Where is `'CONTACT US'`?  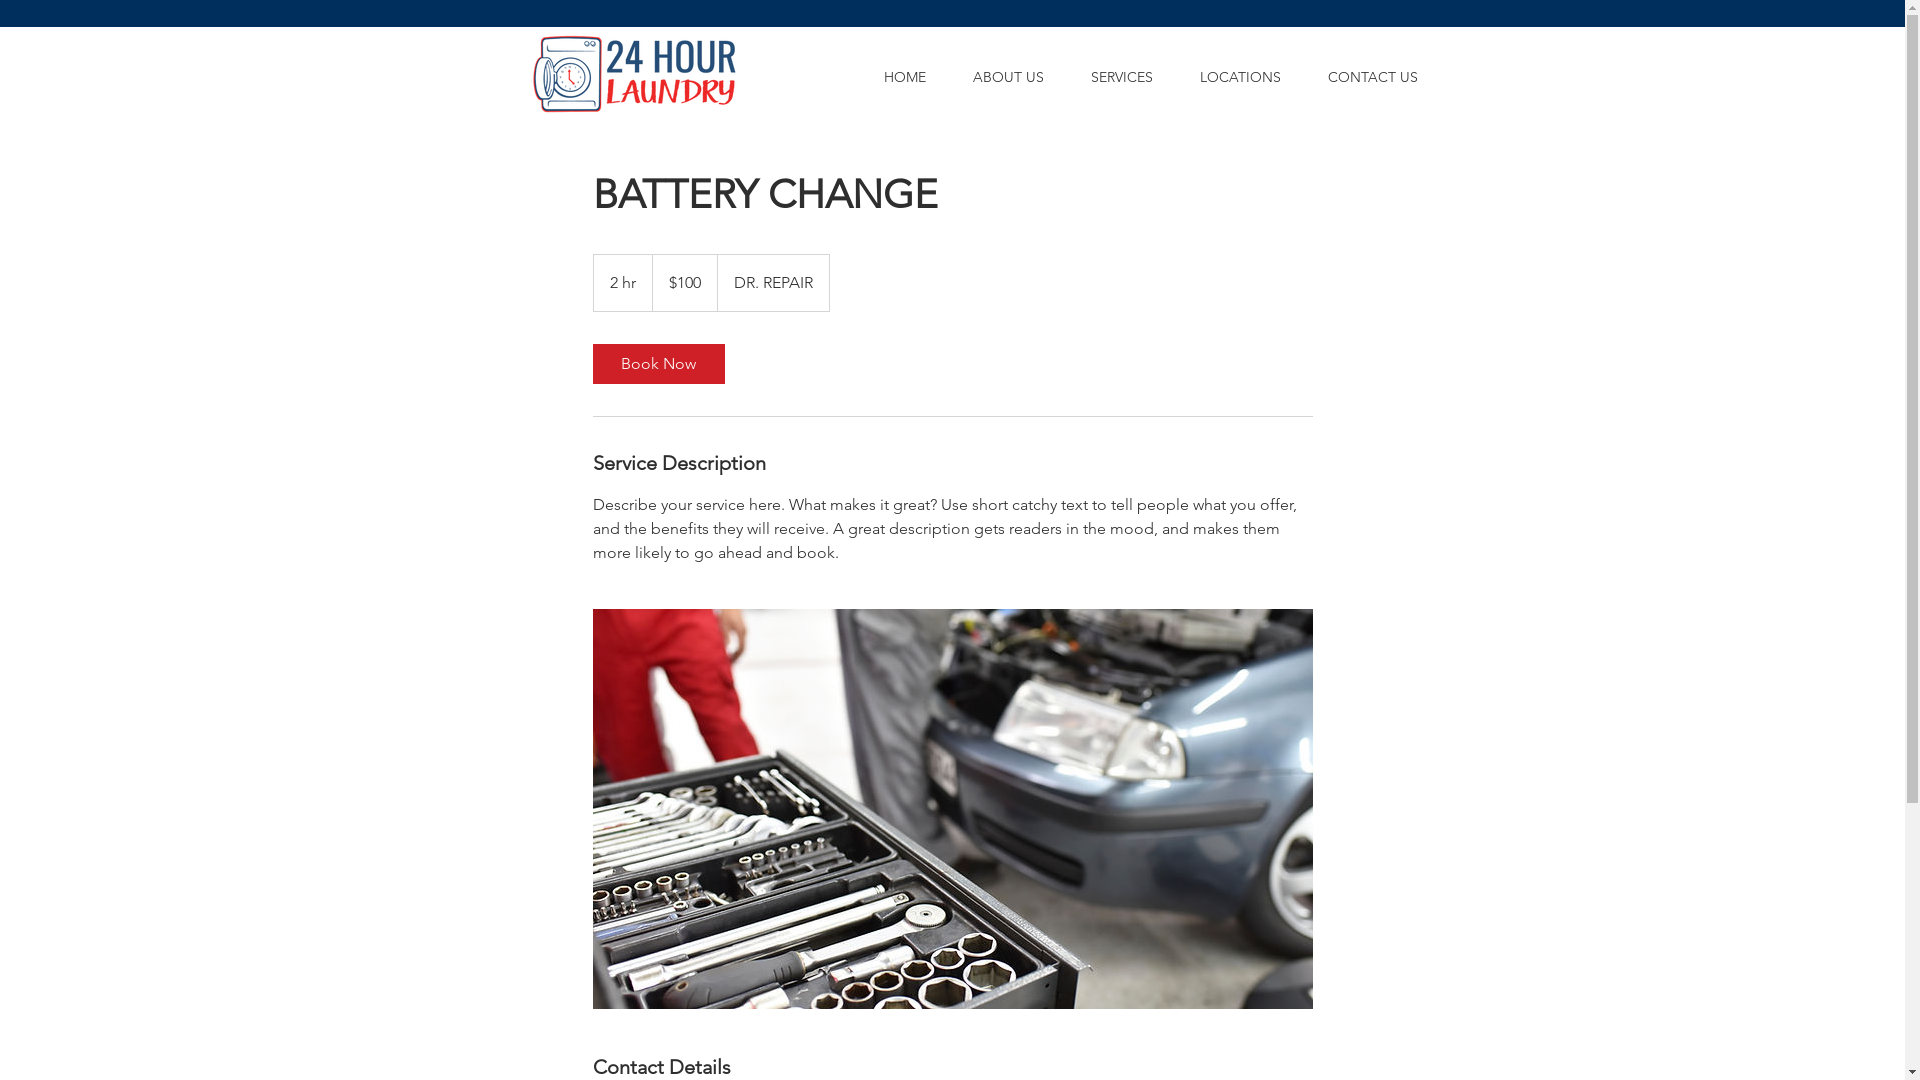
'CONTACT US' is located at coordinates (1304, 76).